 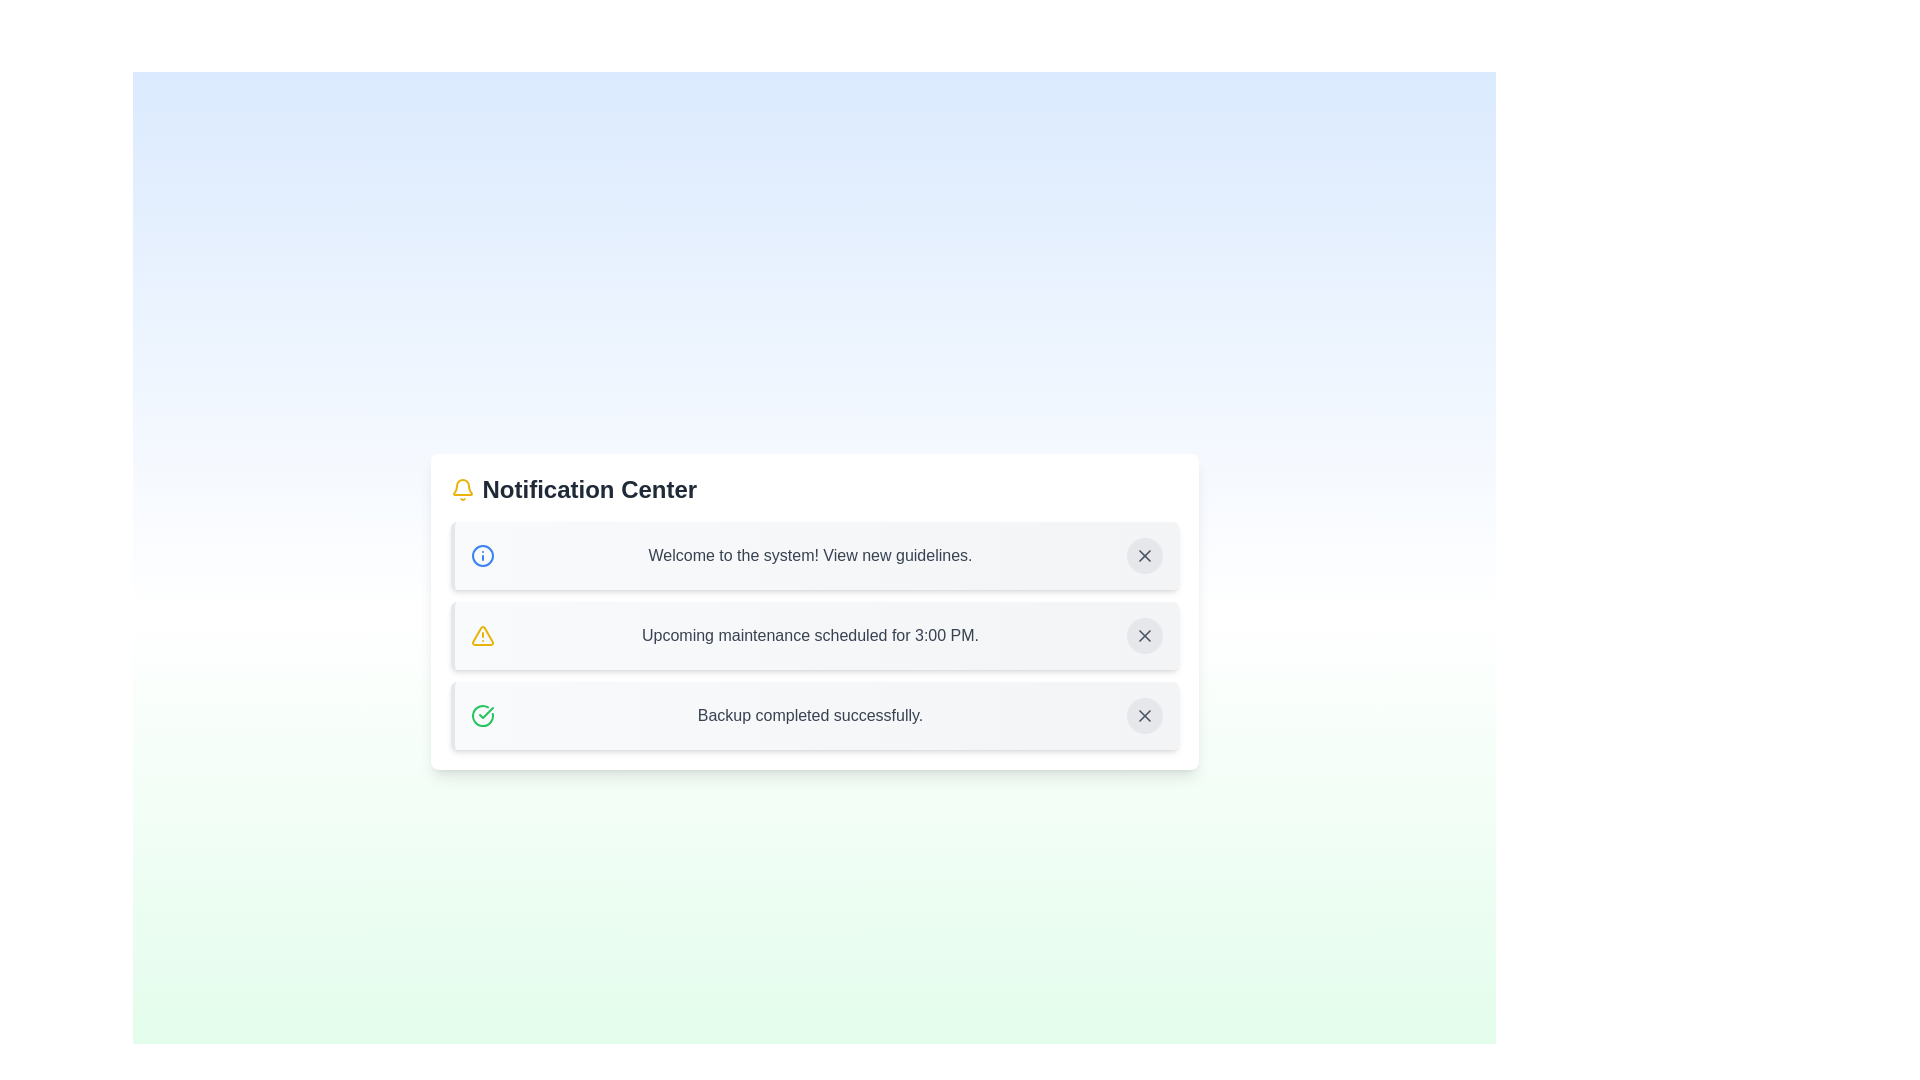 I want to click on the alert icon representing the second notification in the Notification Center panel, which serves as a visual cue for users, so click(x=482, y=636).